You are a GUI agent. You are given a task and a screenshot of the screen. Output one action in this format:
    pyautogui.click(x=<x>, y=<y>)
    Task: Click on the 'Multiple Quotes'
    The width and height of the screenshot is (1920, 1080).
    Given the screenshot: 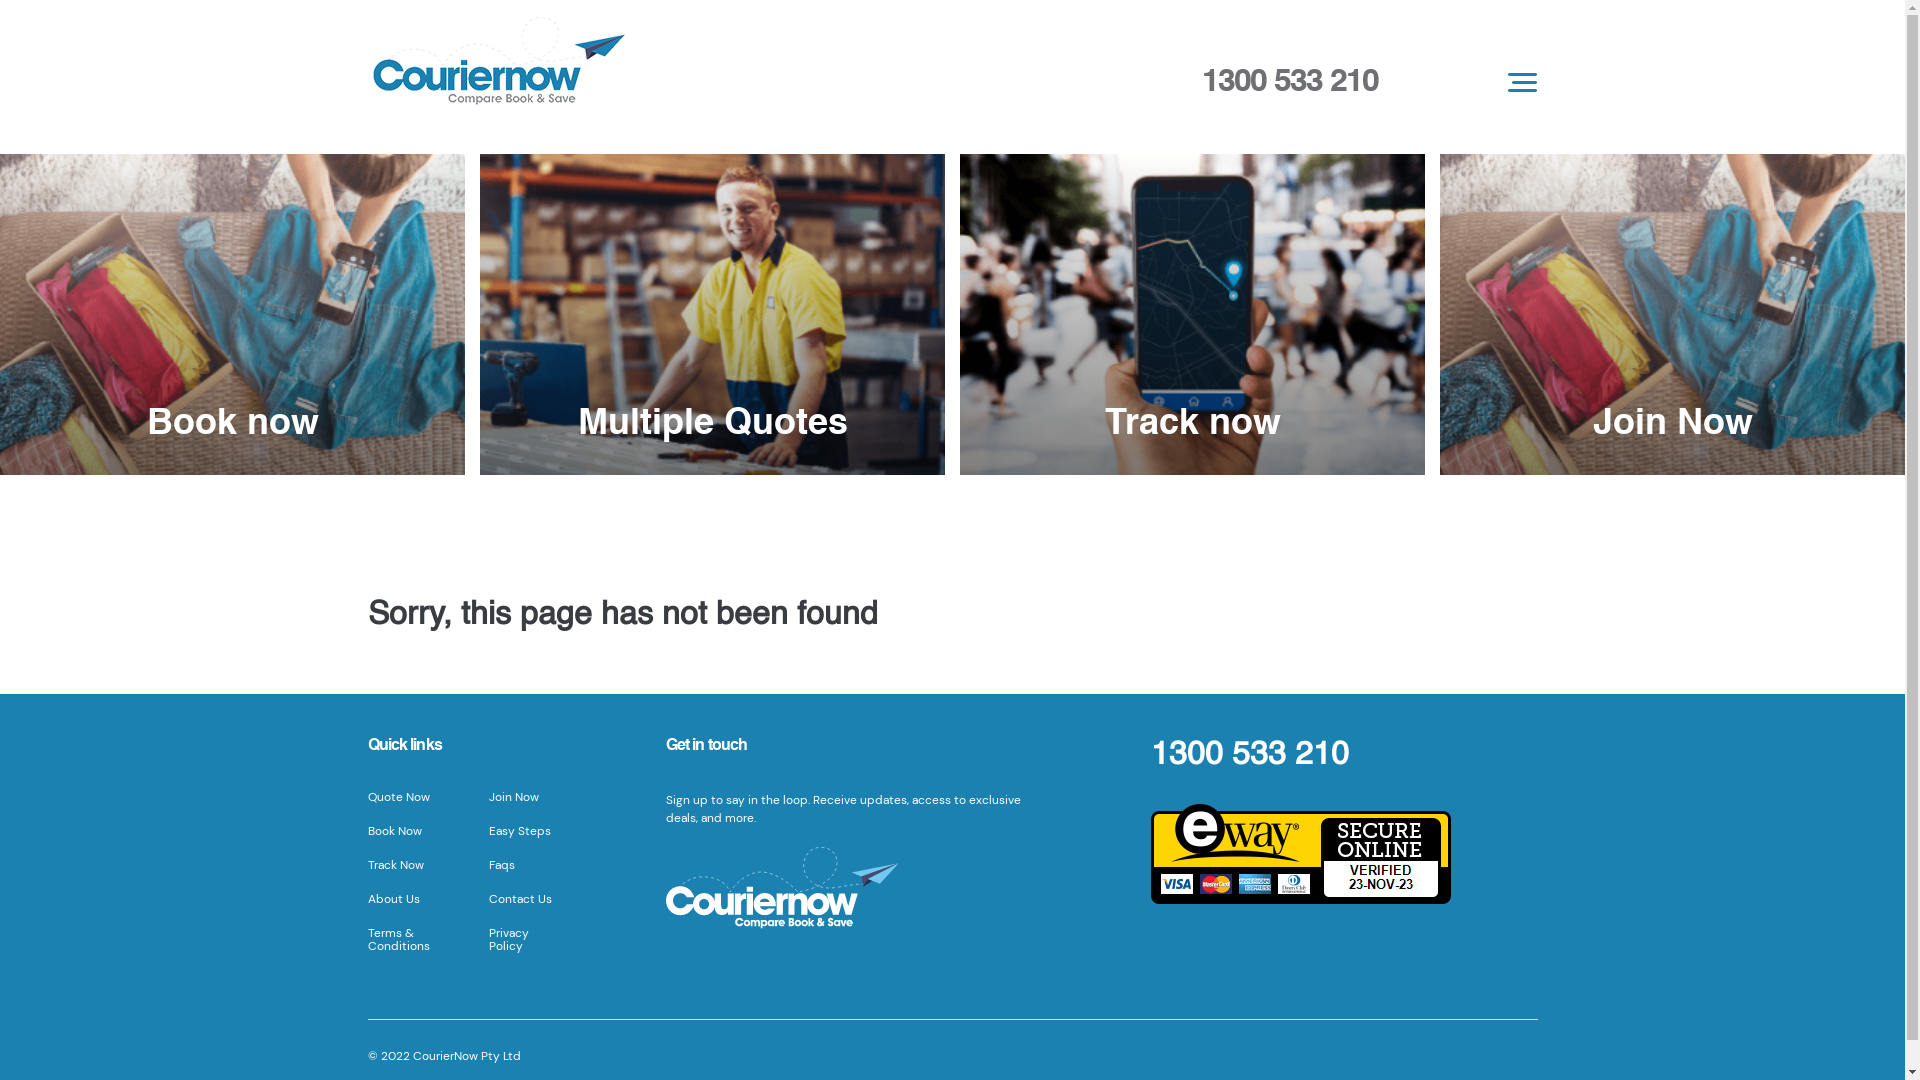 What is the action you would take?
    pyautogui.click(x=712, y=314)
    